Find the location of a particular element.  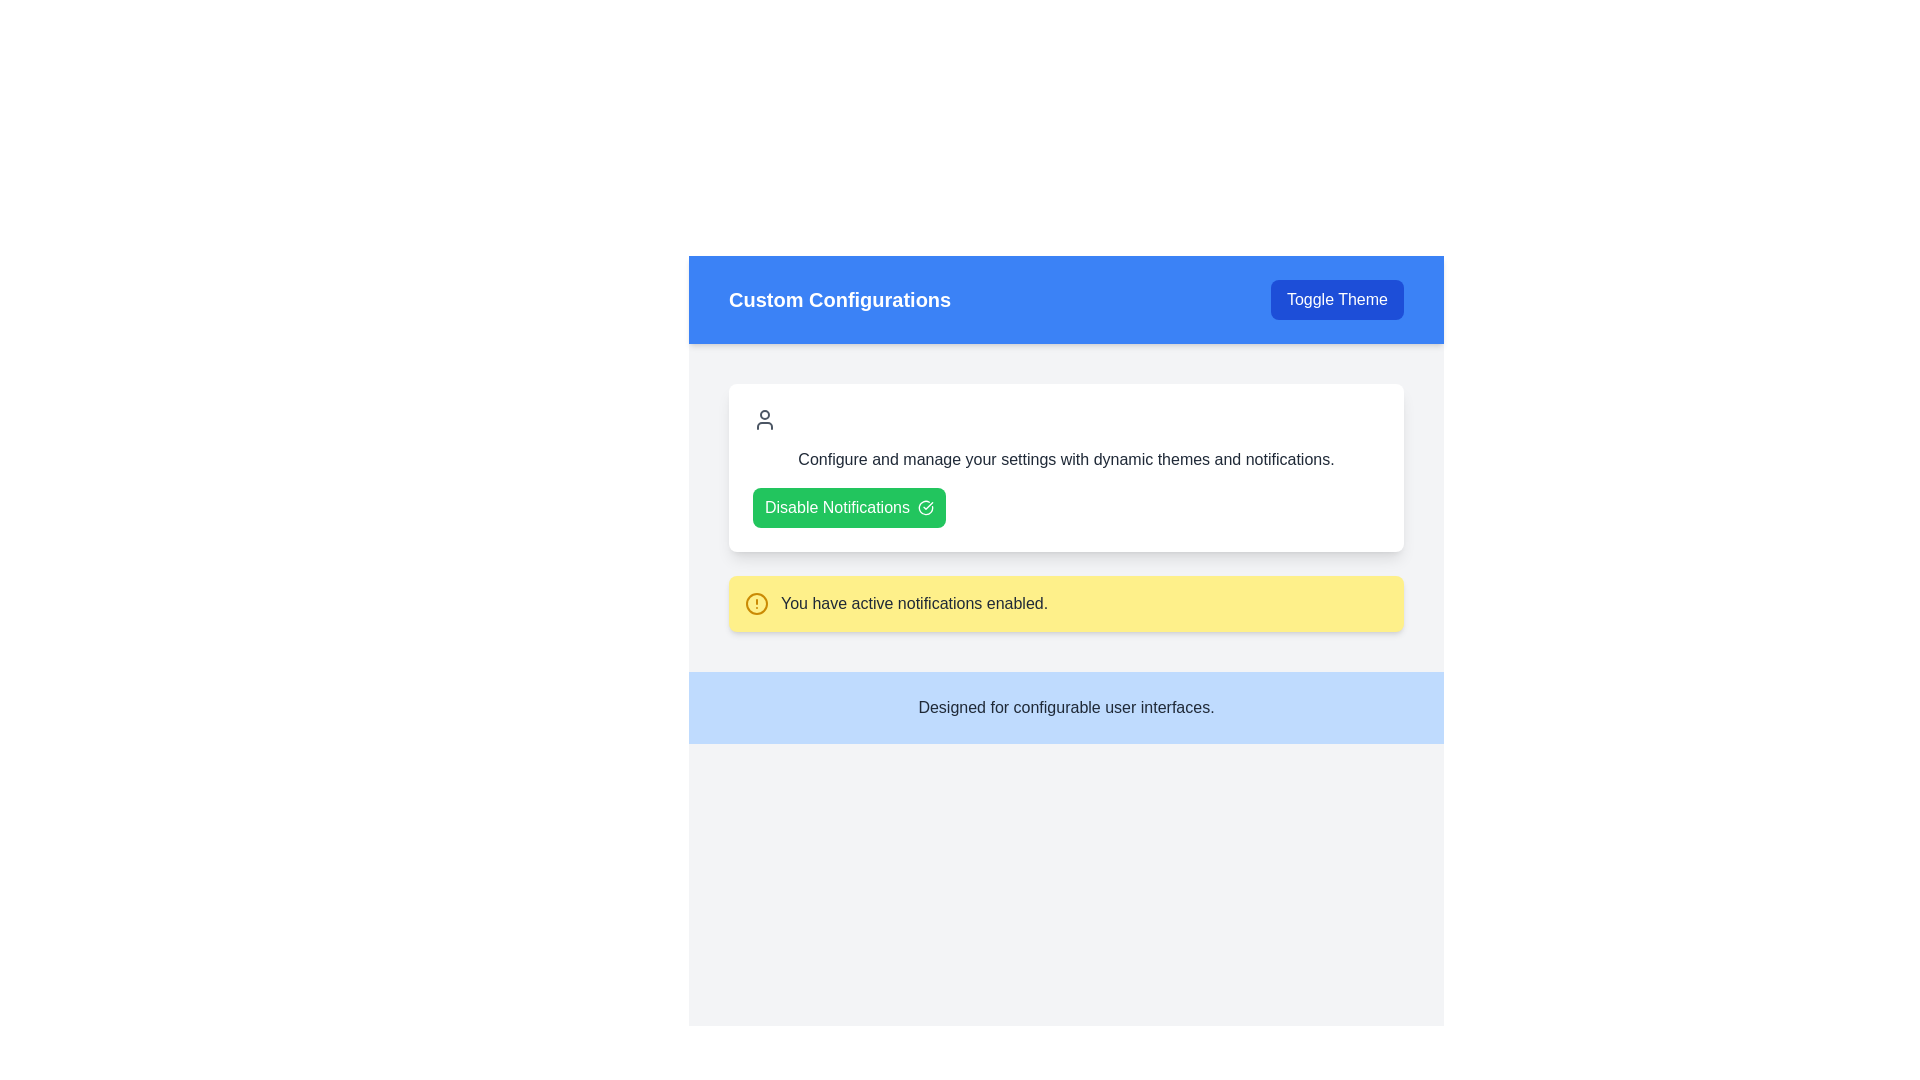

the 'Toggle Theme' button located on the top right corner of the blue navigation bar is located at coordinates (1337, 300).